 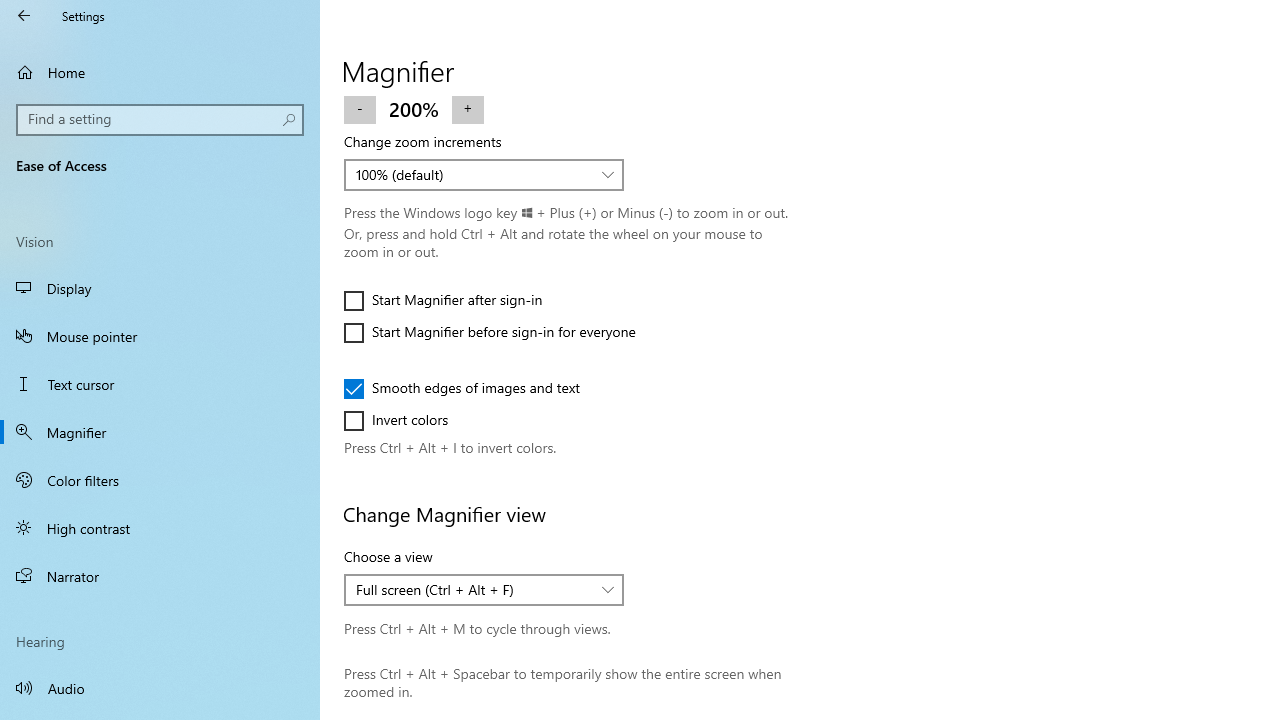 What do you see at coordinates (160, 334) in the screenshot?
I see `'Mouse pointer'` at bounding box center [160, 334].